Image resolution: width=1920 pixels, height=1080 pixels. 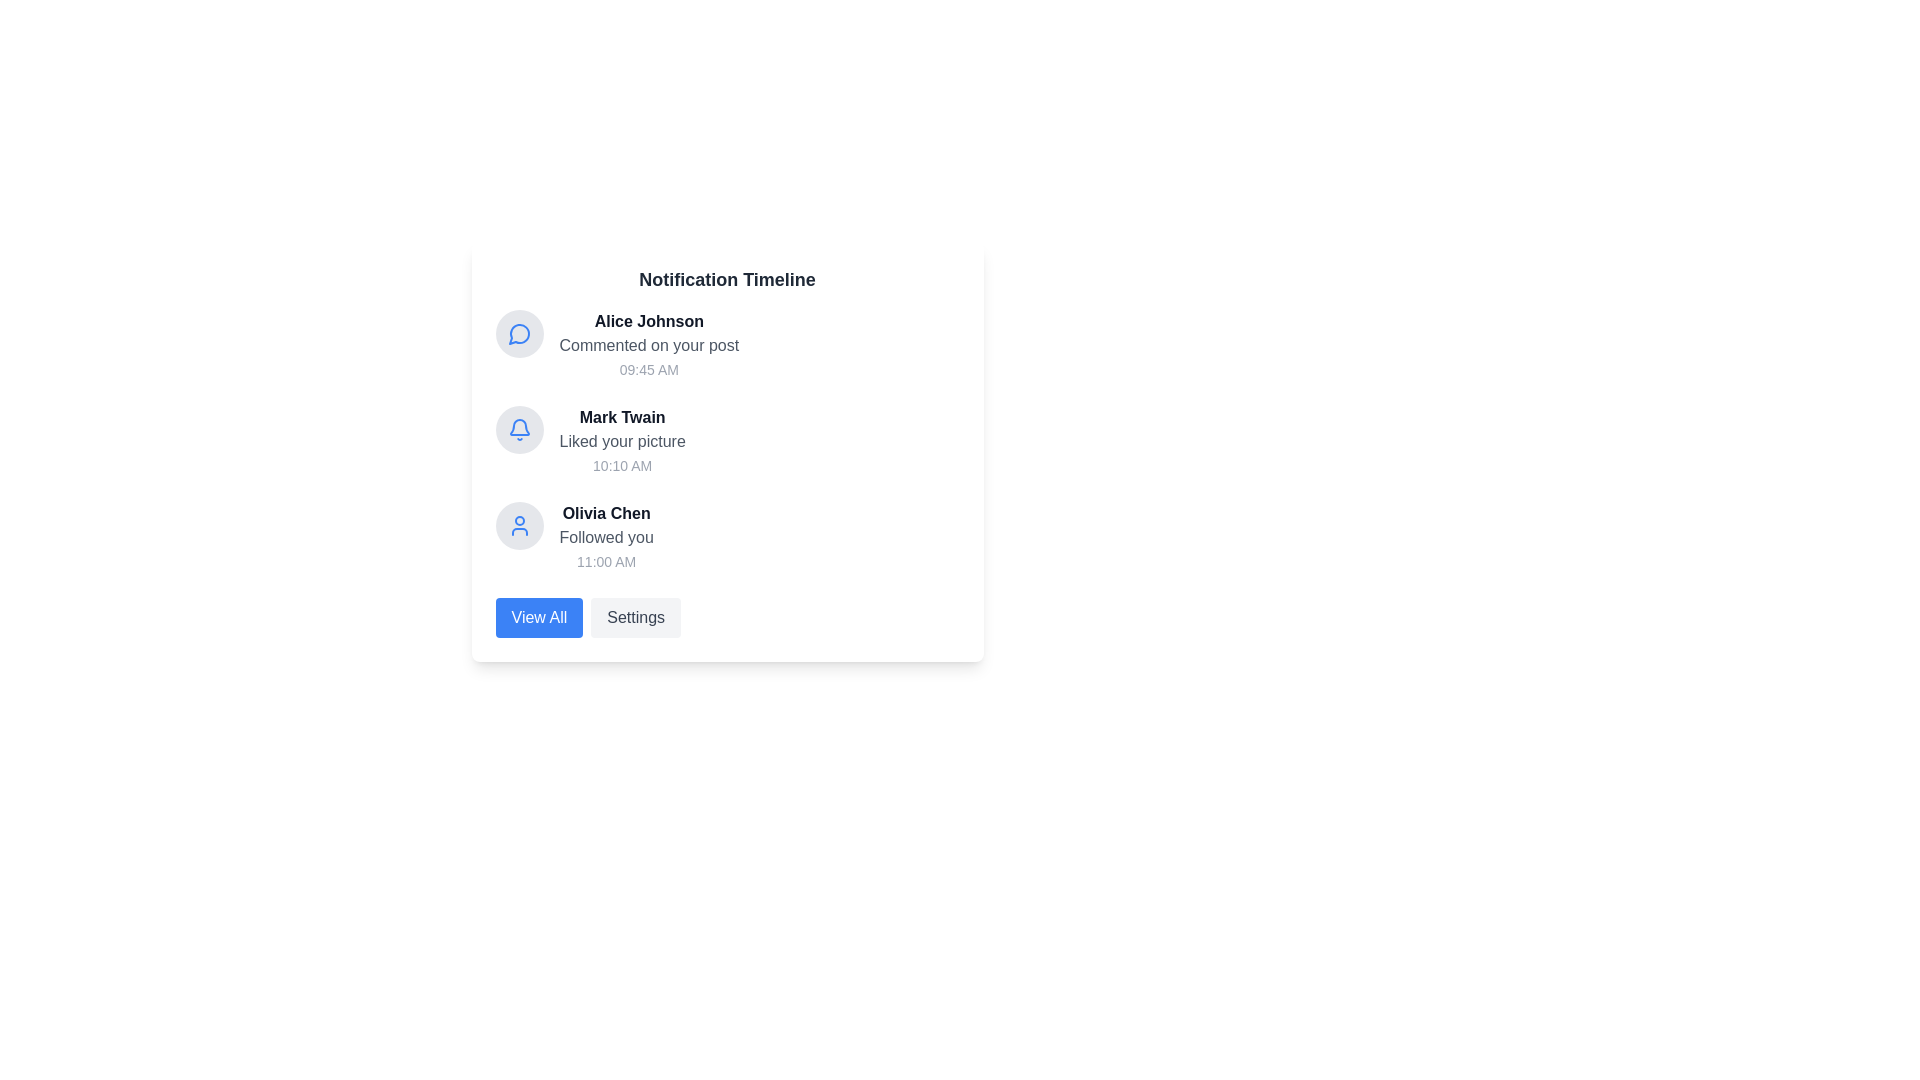 I want to click on the text label that presents the name of the person associated with the notification, located in the second notification entry above the text 'Liked your picture' and the timestamp '10:10 AM', so click(x=621, y=416).